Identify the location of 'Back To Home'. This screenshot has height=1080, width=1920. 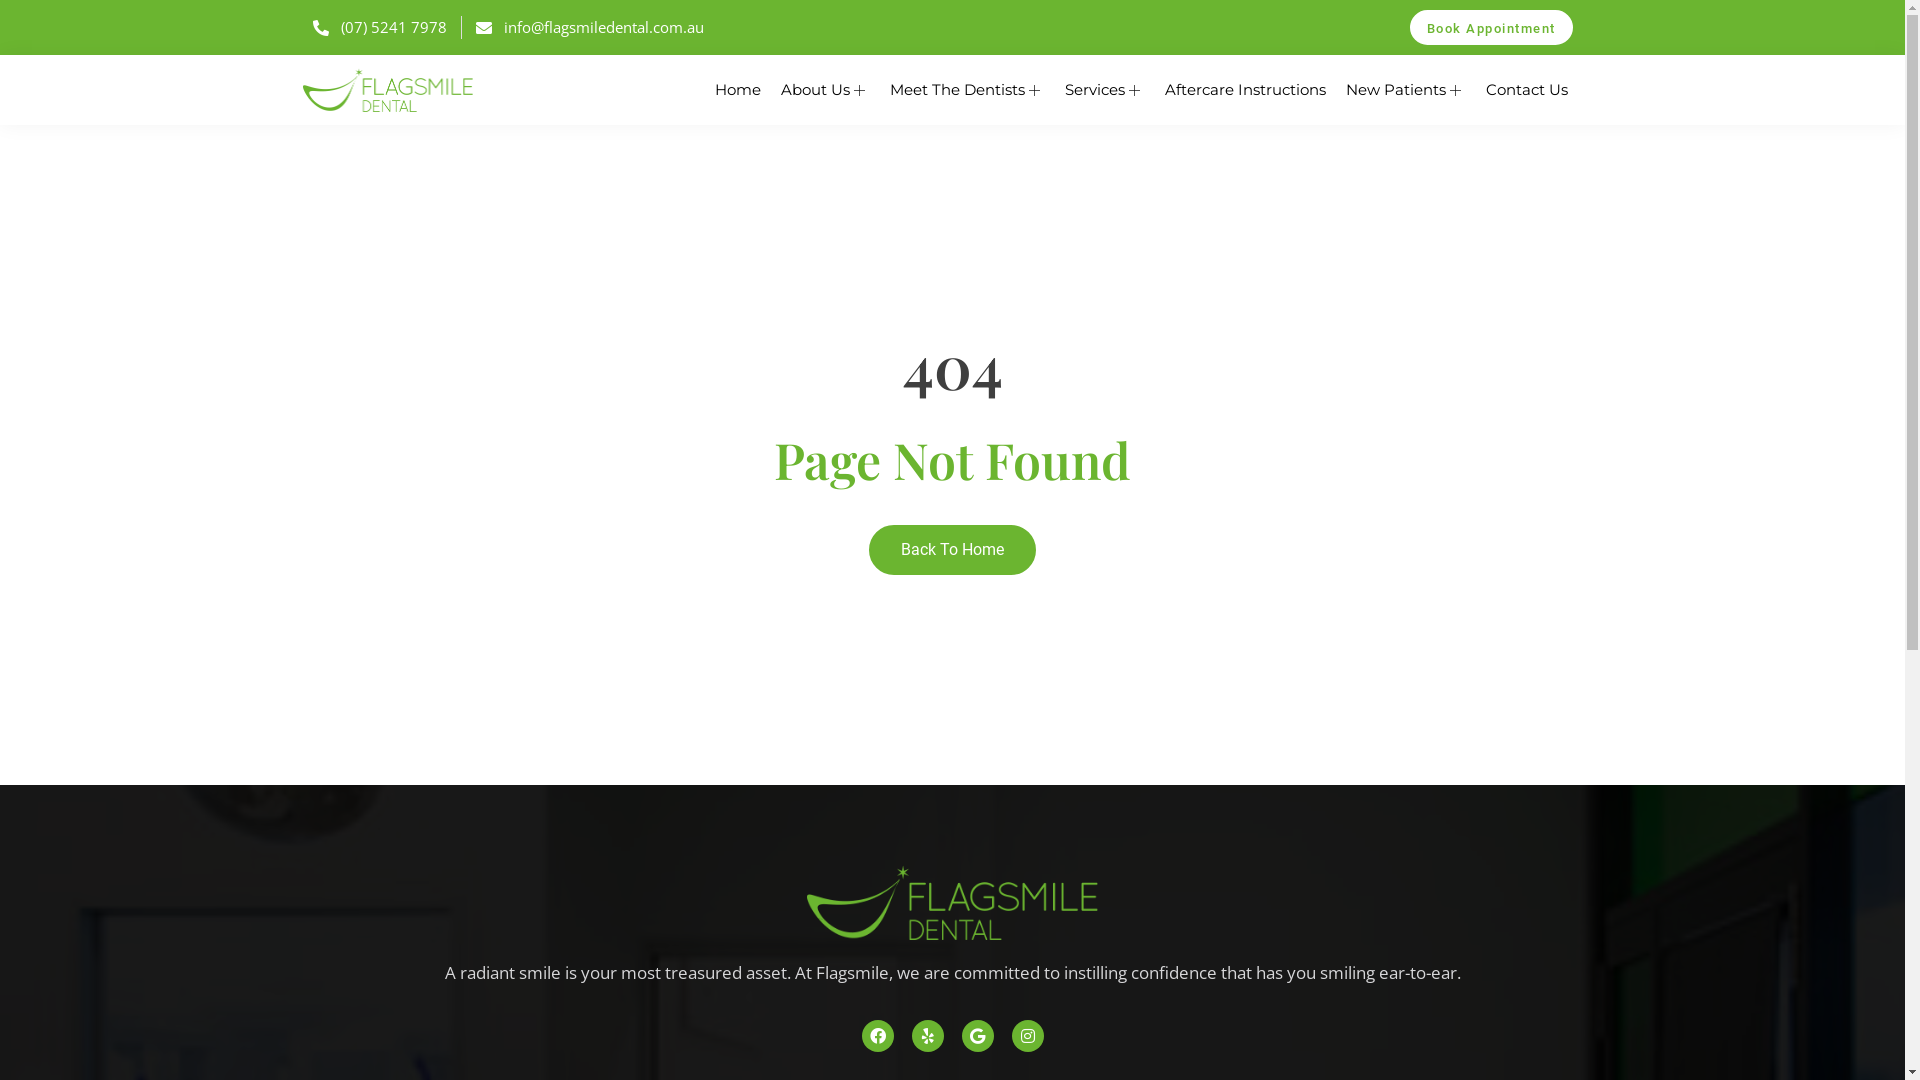
(951, 550).